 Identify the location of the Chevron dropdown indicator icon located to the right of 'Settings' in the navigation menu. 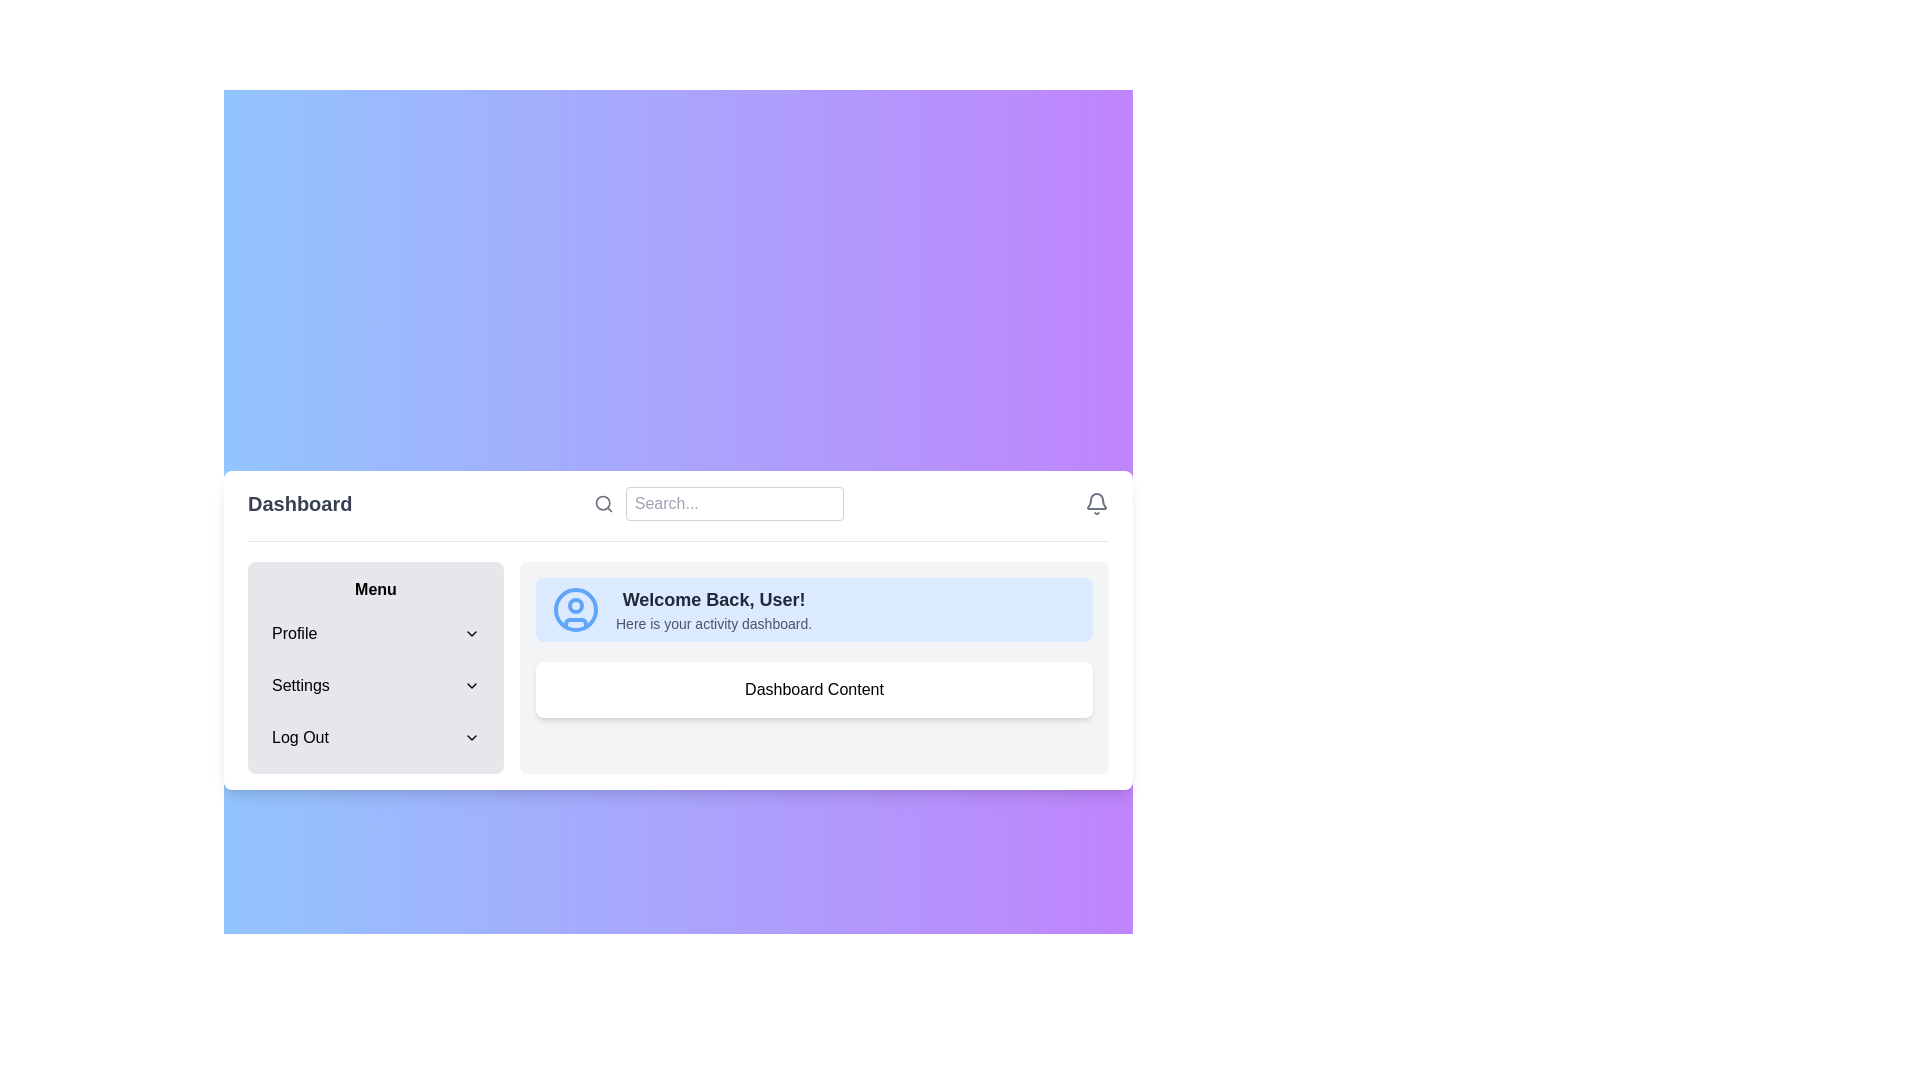
(470, 684).